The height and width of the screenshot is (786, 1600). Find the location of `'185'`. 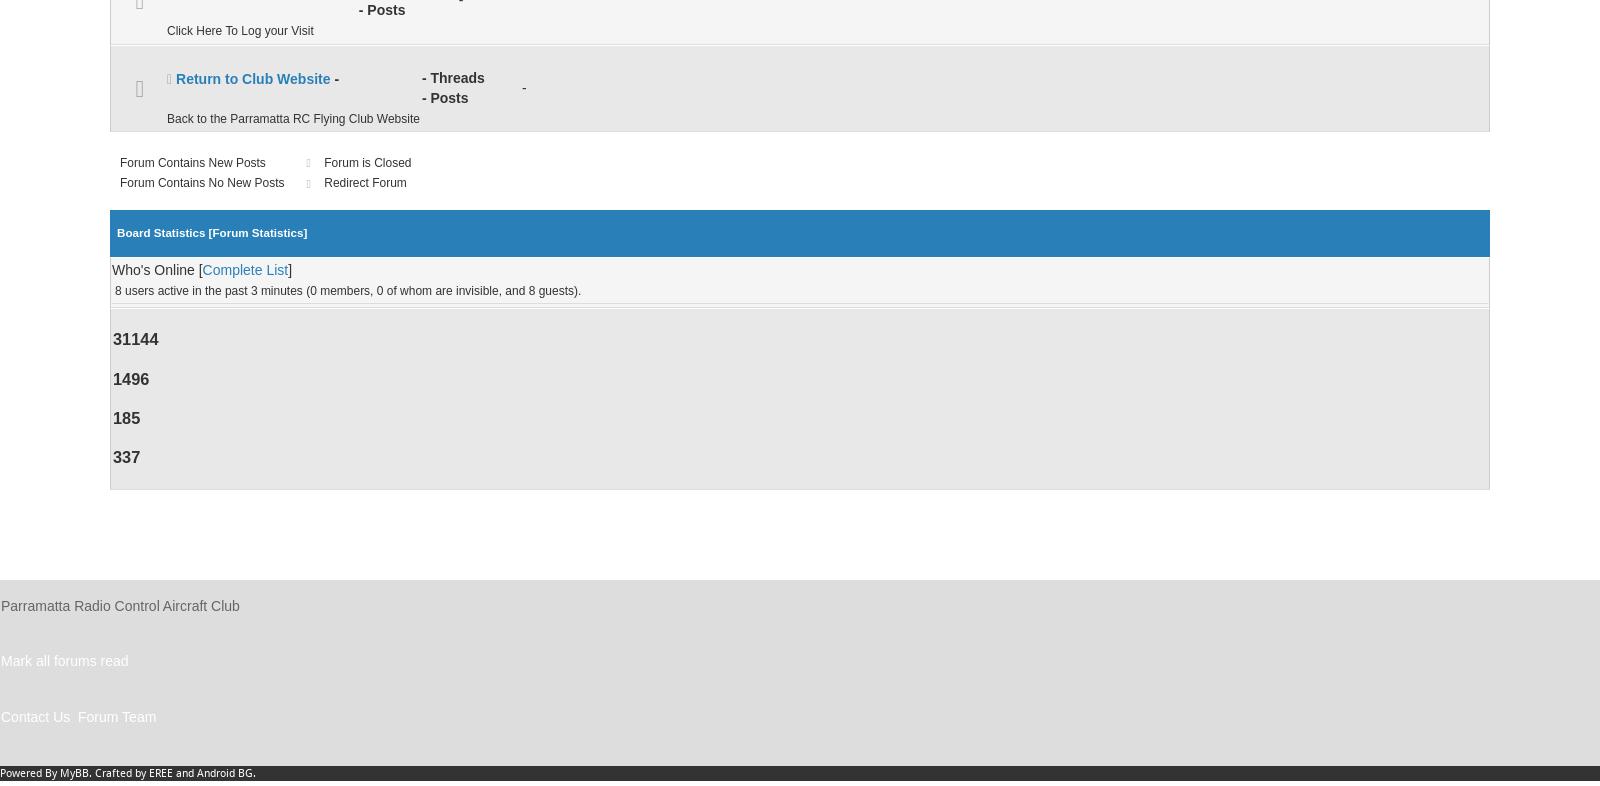

'185' is located at coordinates (125, 416).